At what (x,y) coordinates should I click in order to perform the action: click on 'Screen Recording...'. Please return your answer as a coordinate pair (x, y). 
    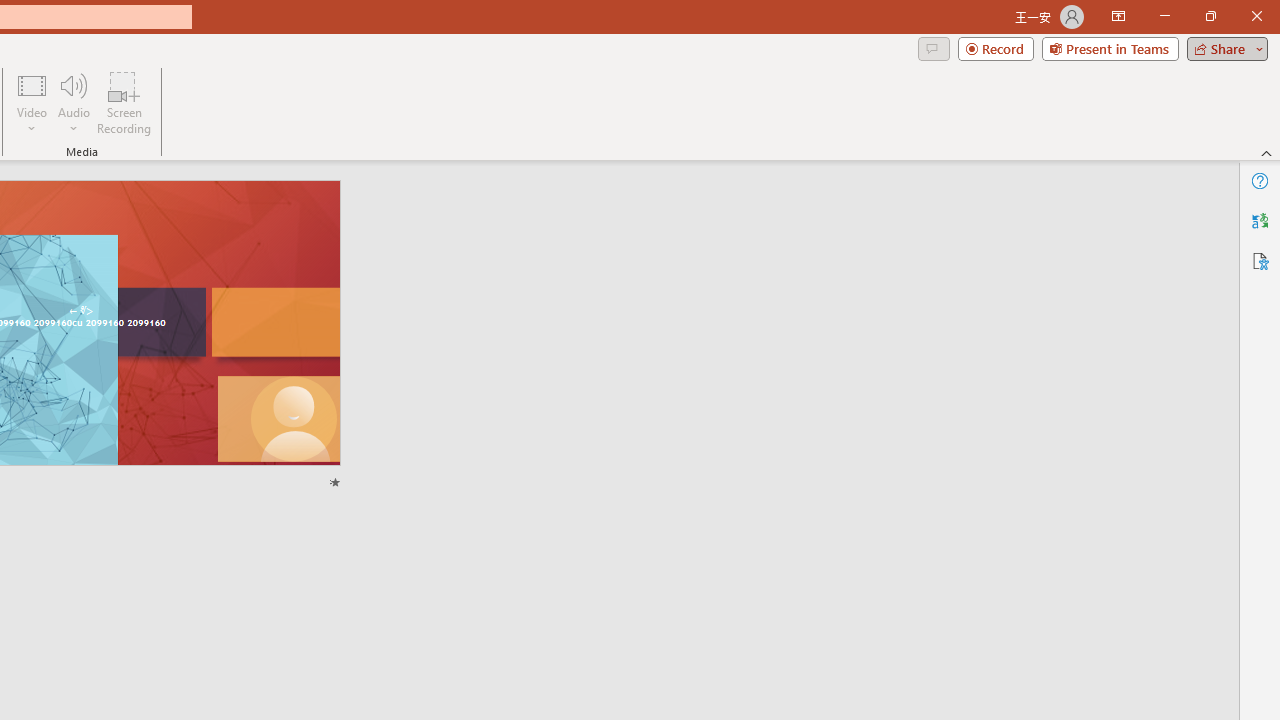
    Looking at the image, I should click on (123, 103).